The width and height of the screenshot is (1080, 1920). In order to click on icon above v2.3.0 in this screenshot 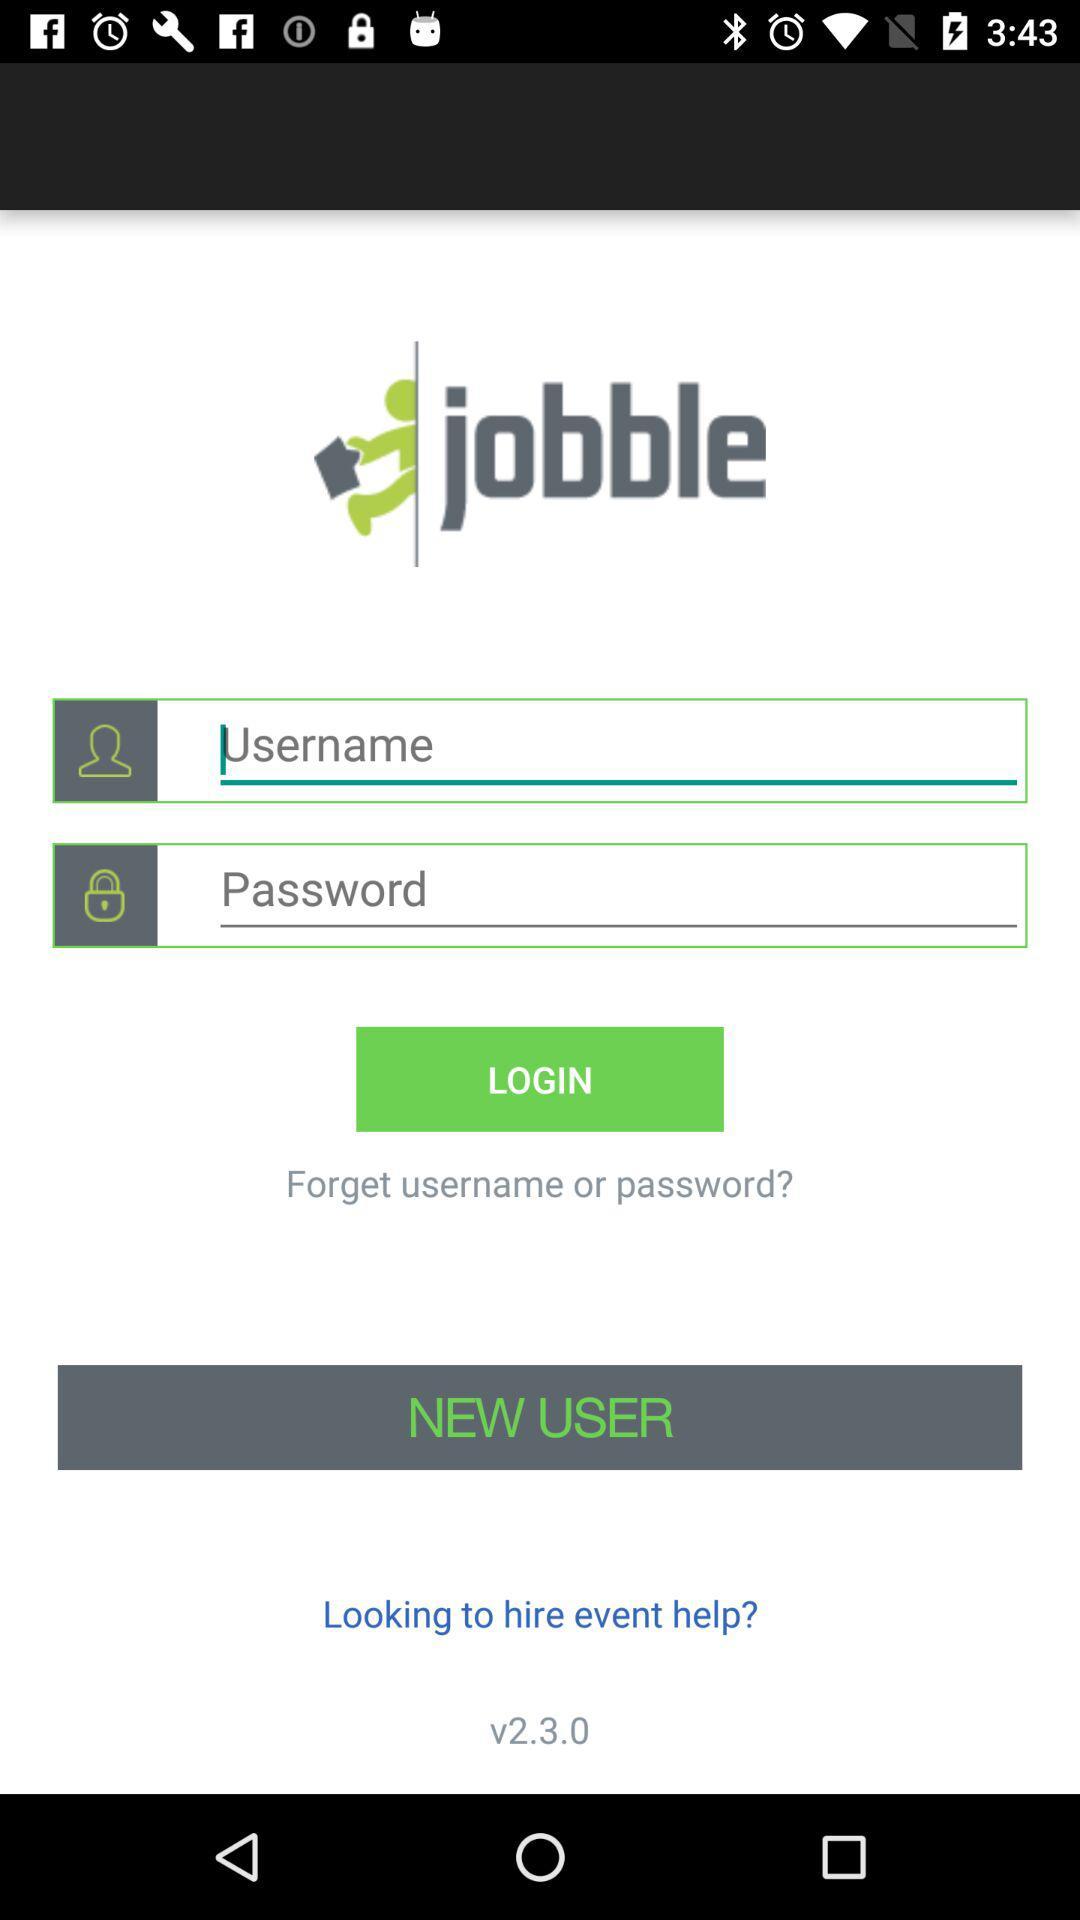, I will do `click(540, 1613)`.